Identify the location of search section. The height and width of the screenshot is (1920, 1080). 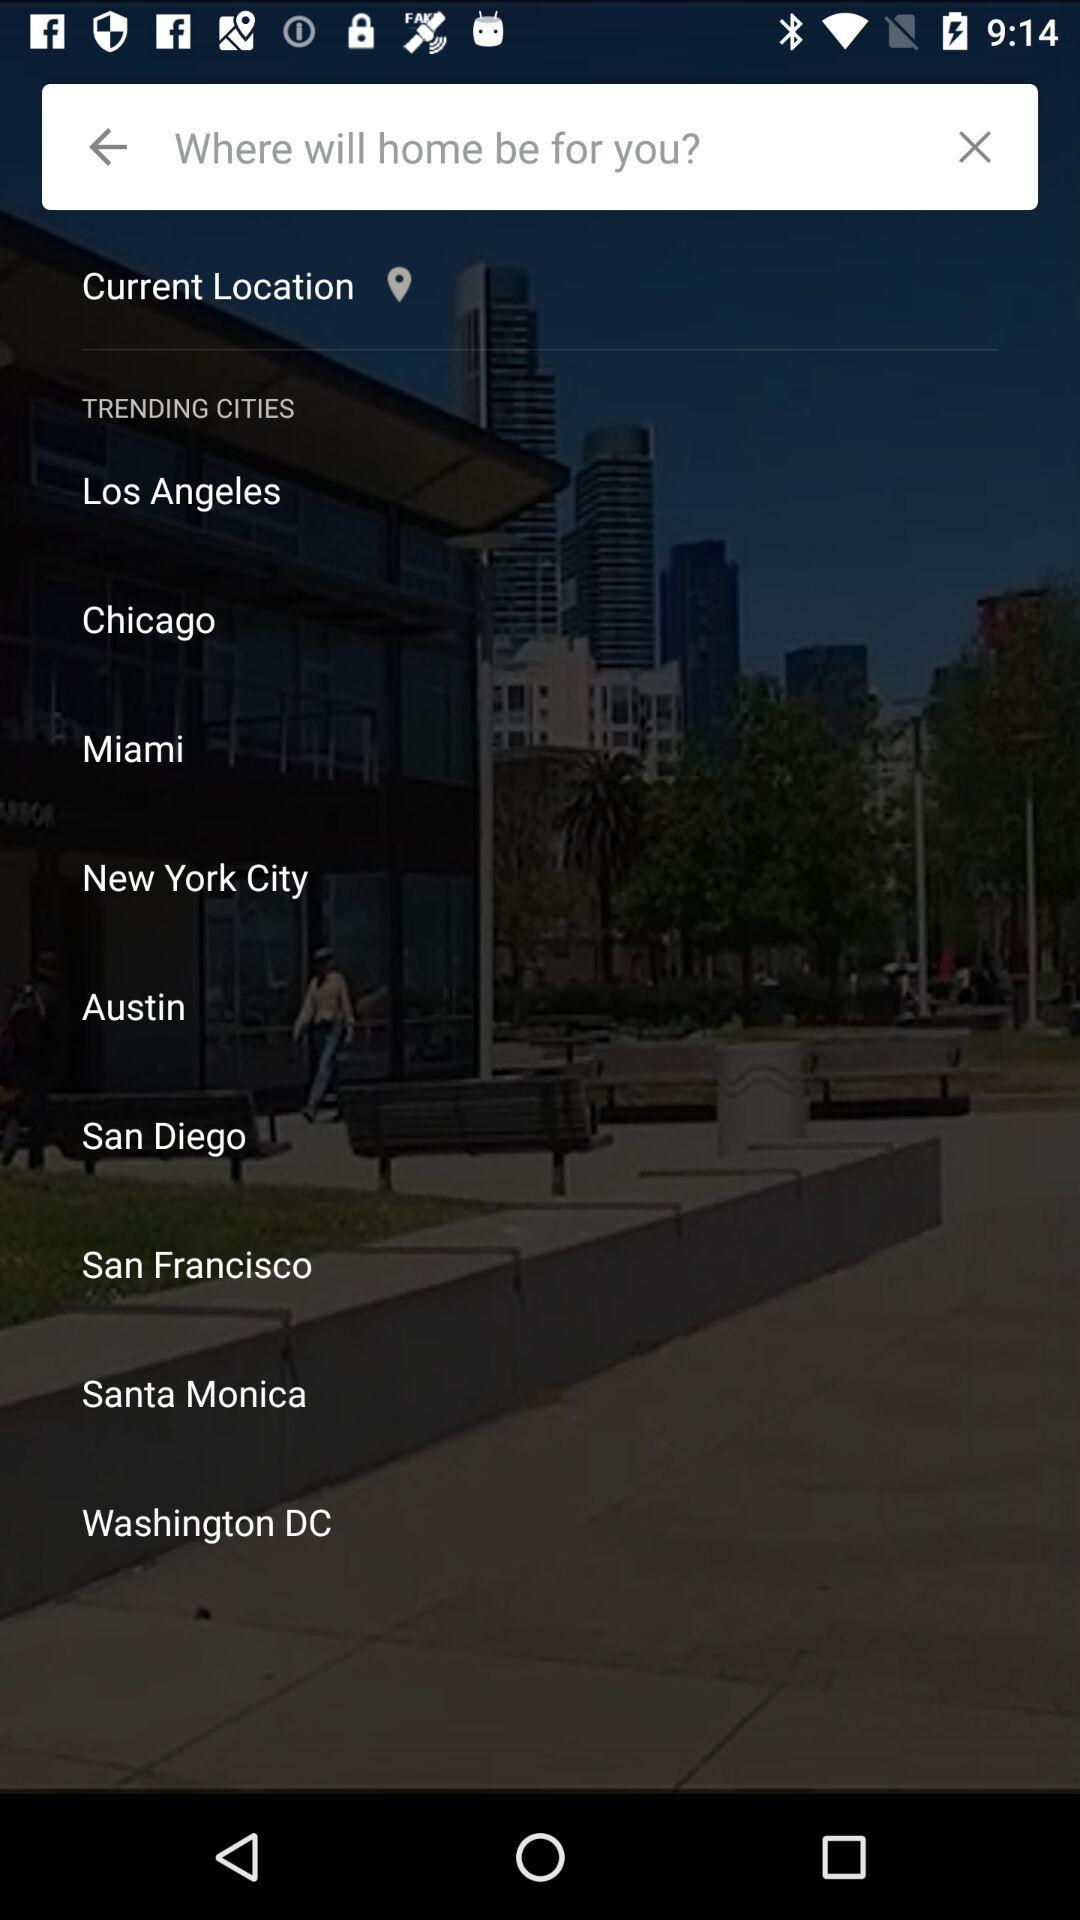
(546, 146).